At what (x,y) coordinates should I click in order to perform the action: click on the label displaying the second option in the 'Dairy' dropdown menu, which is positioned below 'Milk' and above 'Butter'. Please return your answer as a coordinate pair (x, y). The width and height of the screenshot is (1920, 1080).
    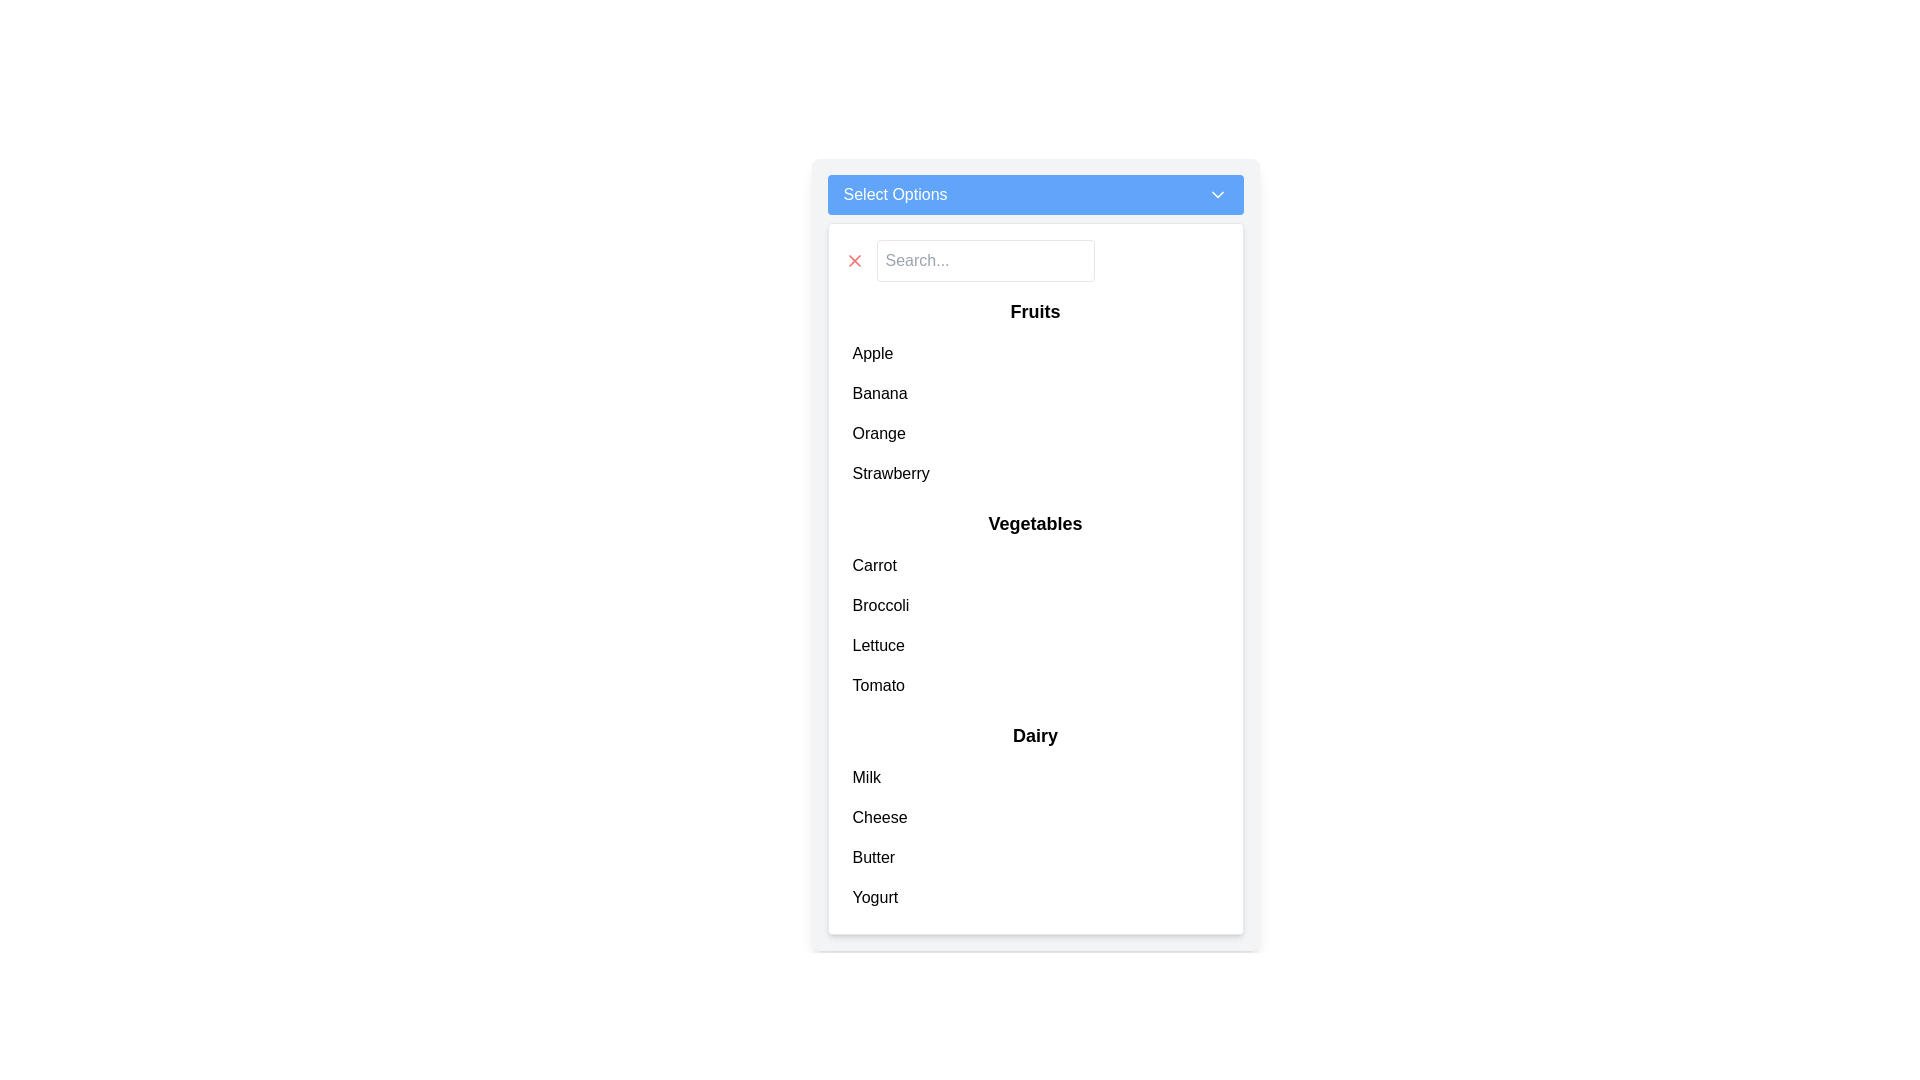
    Looking at the image, I should click on (880, 817).